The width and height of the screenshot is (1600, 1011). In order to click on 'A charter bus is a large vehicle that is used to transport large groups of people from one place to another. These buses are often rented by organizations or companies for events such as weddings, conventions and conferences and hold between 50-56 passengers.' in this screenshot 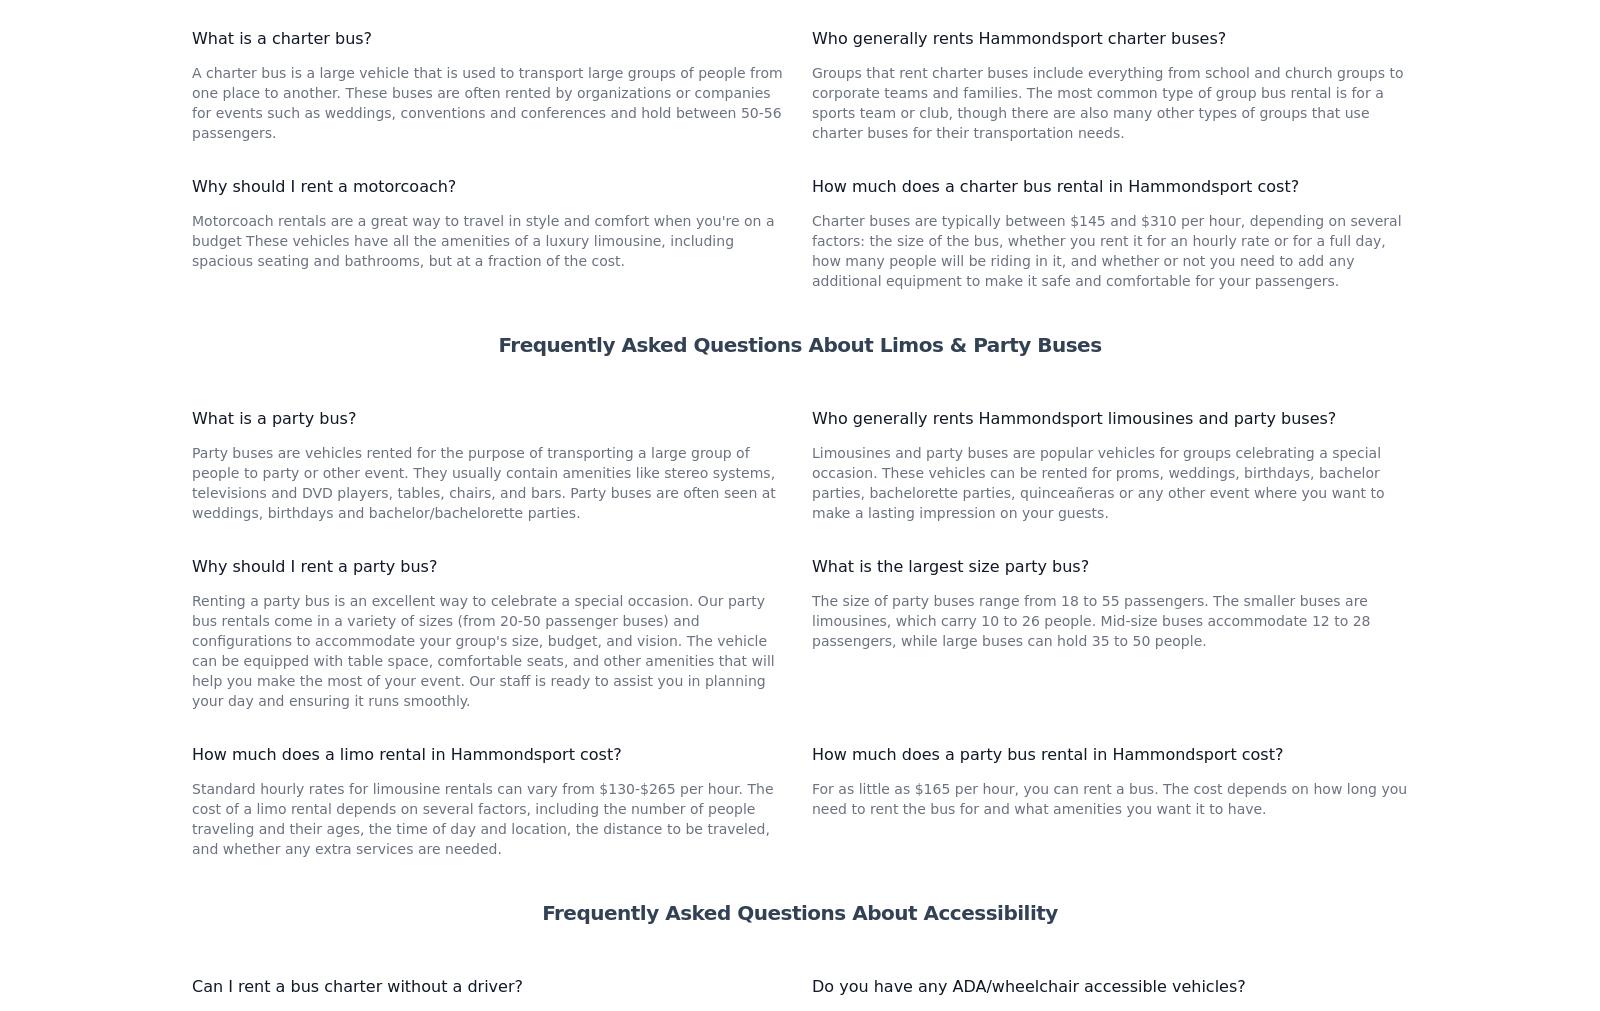, I will do `click(486, 368)`.